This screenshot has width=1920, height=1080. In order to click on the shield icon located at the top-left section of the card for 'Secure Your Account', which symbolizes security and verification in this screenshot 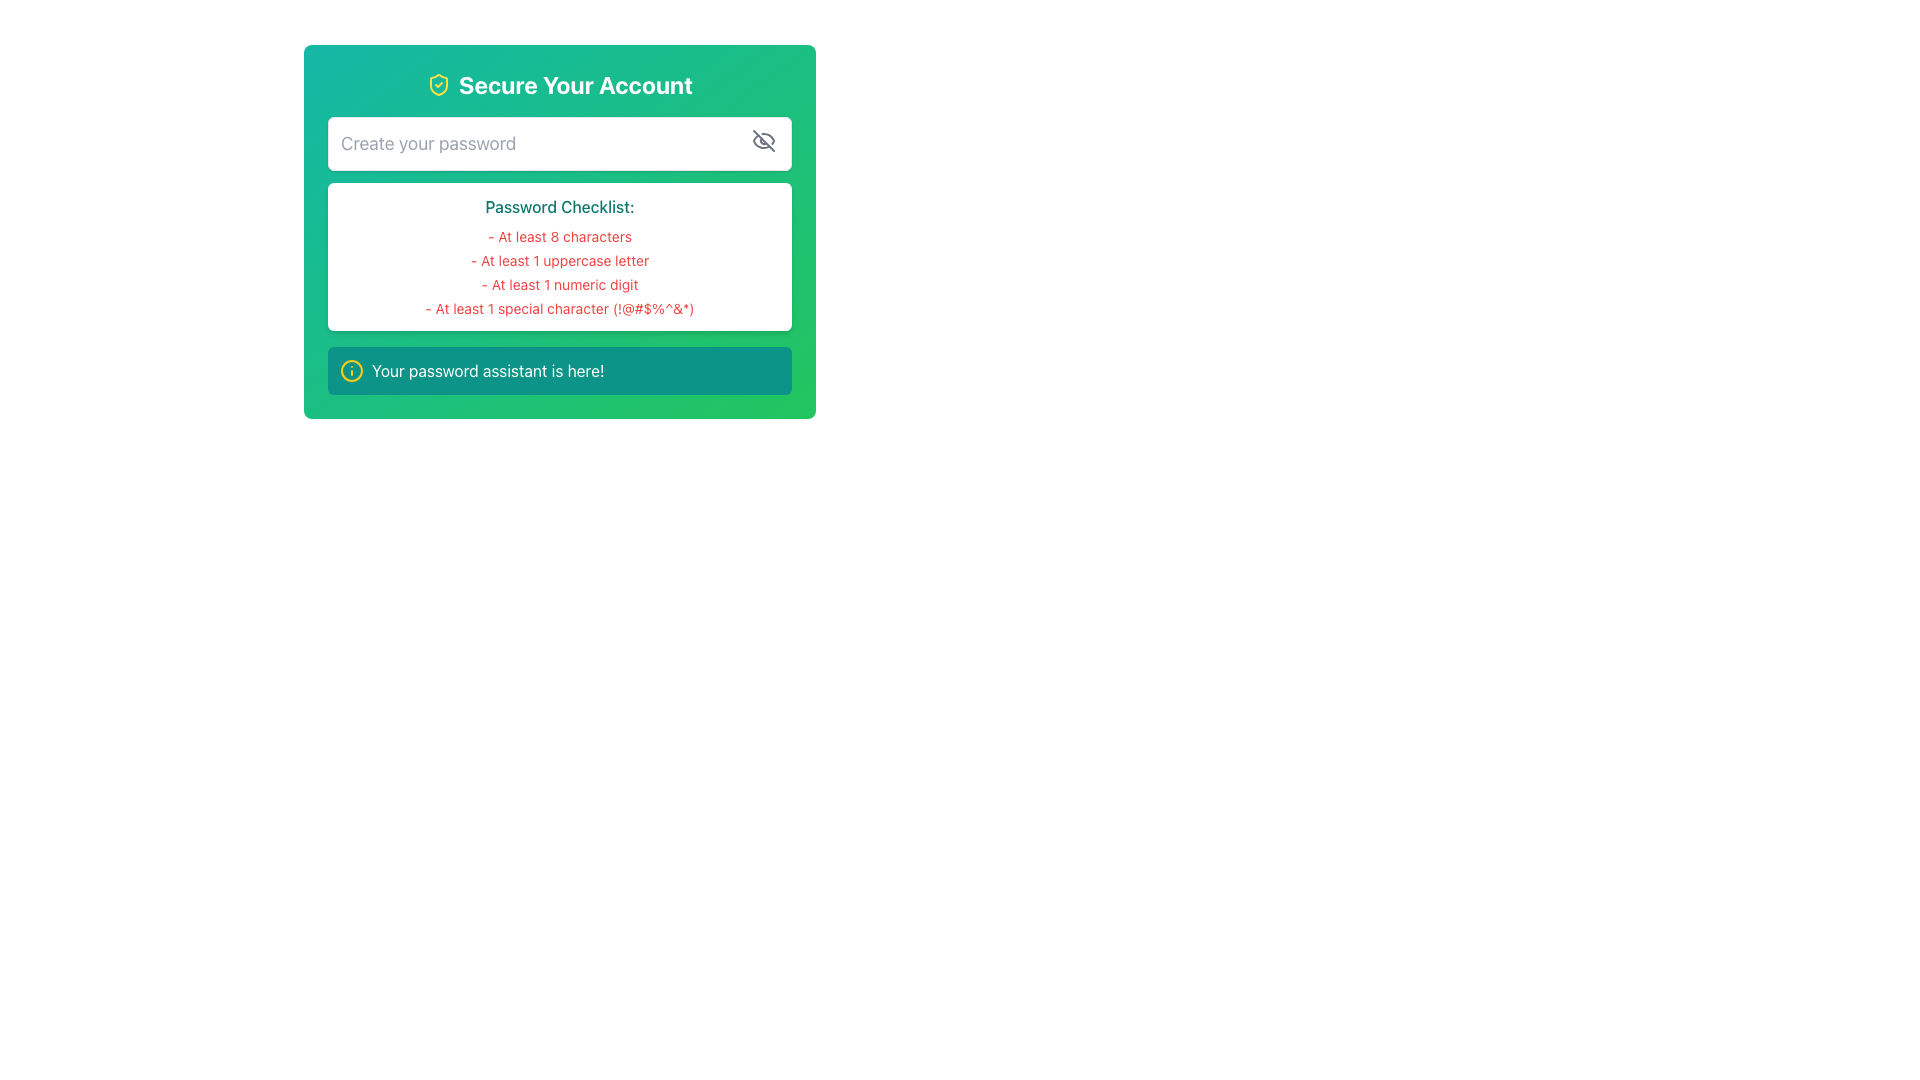, I will do `click(437, 83)`.